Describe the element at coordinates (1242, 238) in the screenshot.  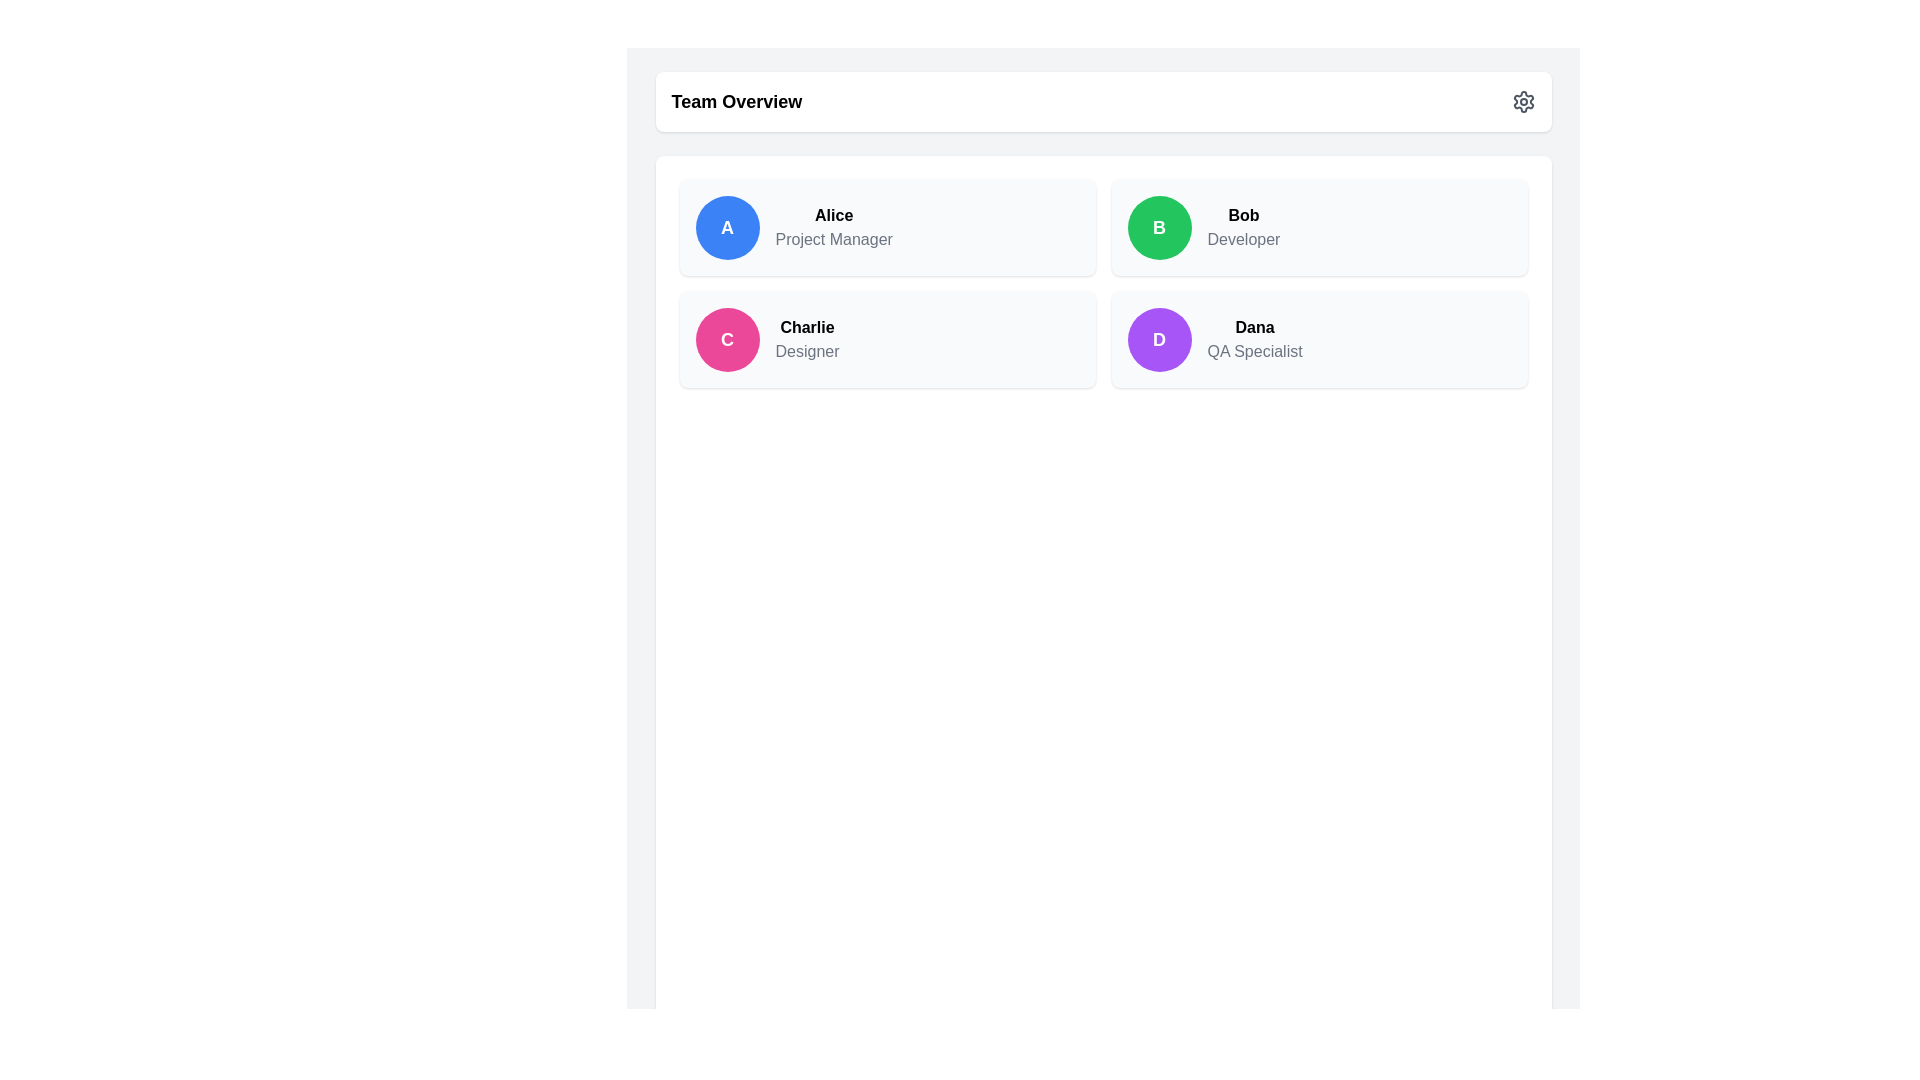
I see `the static text label displaying the role 'Developer' associated with the profile card of 'Bob' in the top-right section of the 'Team Overview' interface` at that location.